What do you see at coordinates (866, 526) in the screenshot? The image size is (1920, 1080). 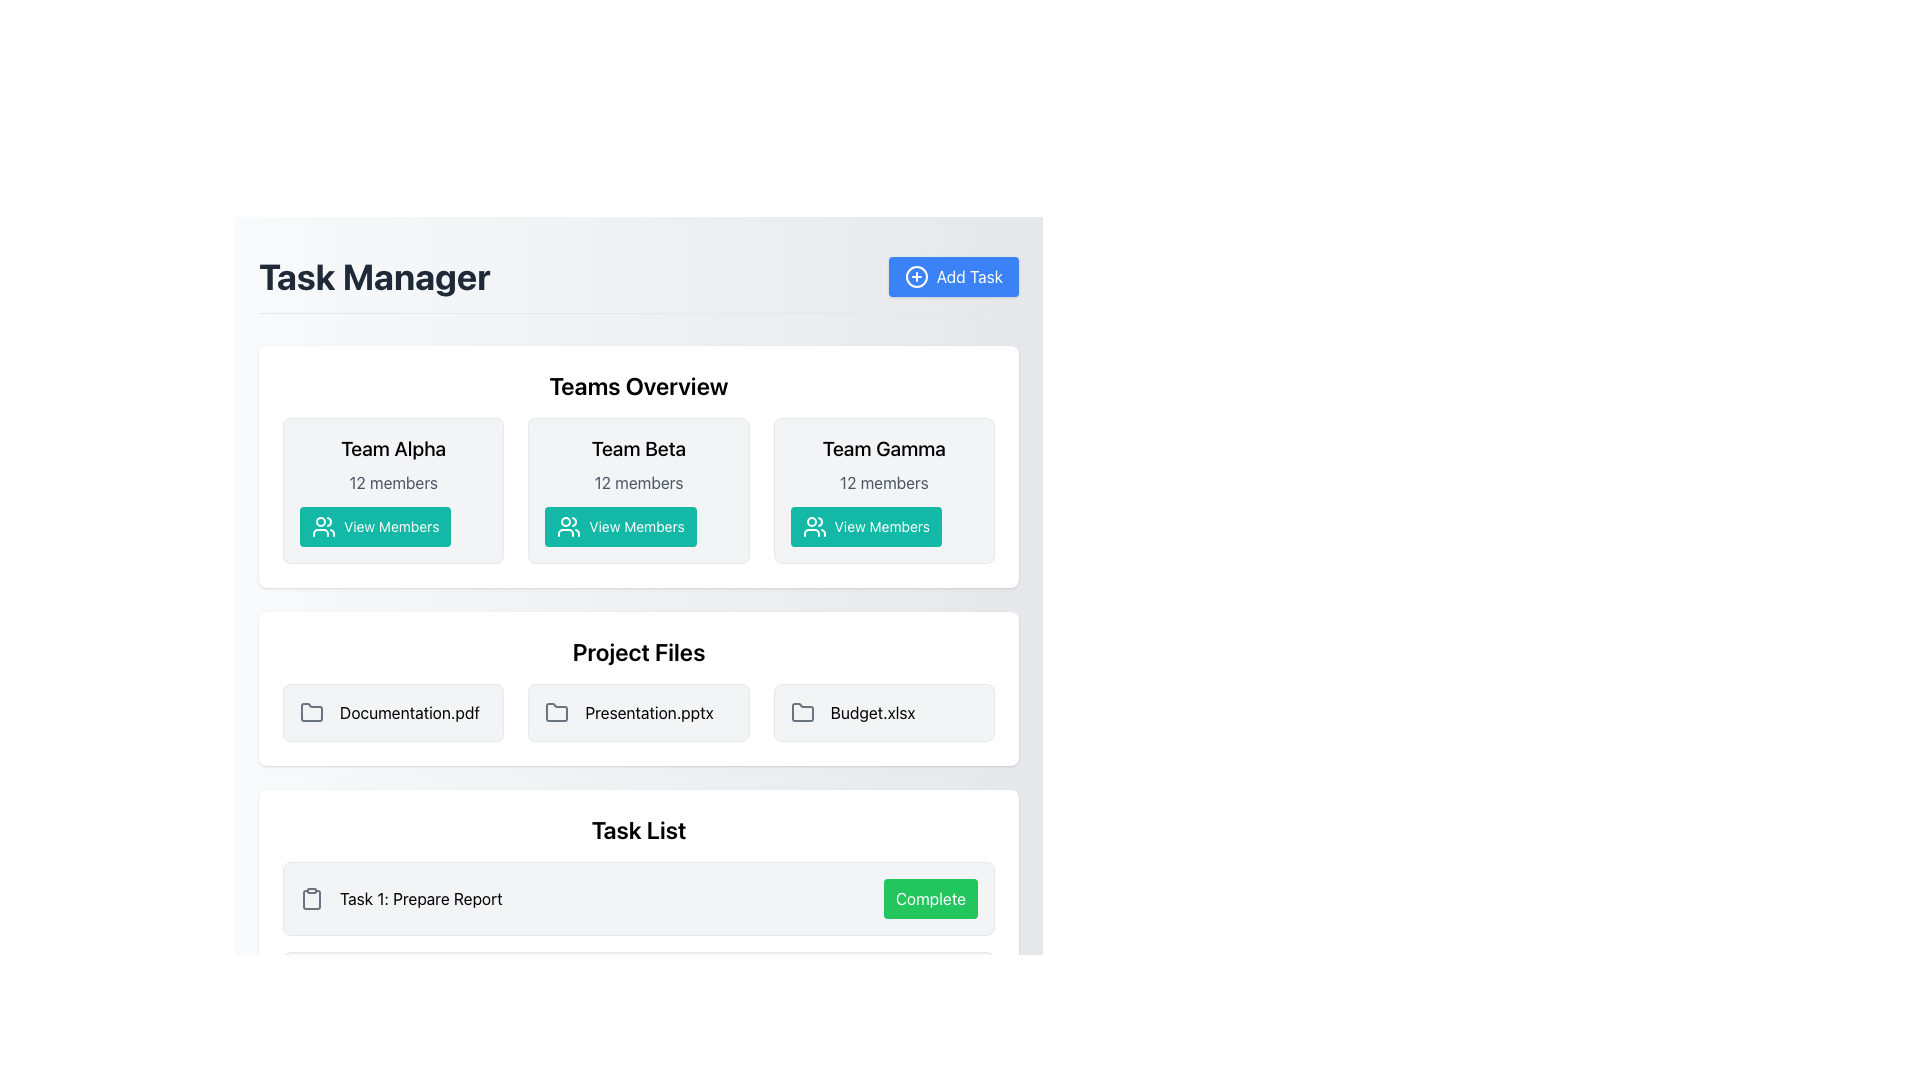 I see `the 'View Members' button, which is a teal button with white text and an icon of two user figures, located in the top-right of the 'Teams Overview' section` at bounding box center [866, 526].